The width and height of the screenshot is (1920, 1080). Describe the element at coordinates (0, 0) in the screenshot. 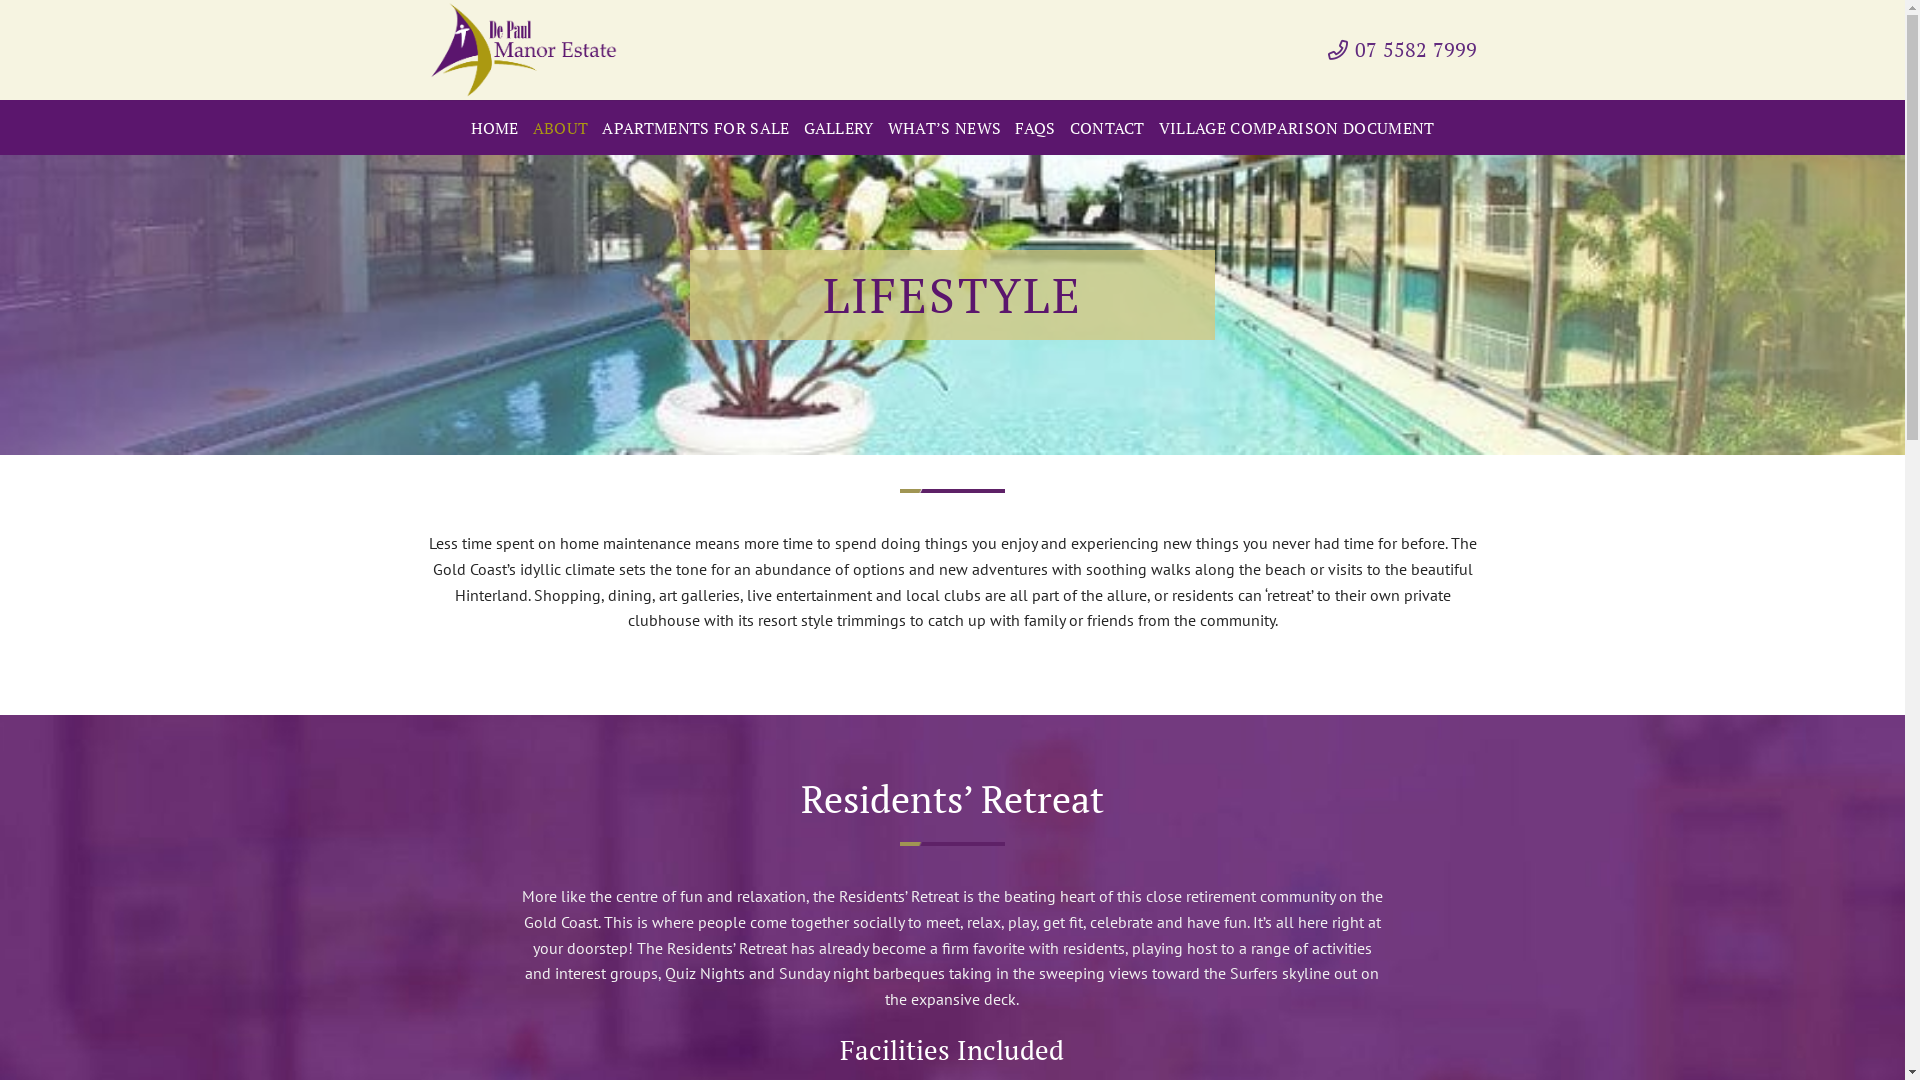

I see `'Skip to content'` at that location.